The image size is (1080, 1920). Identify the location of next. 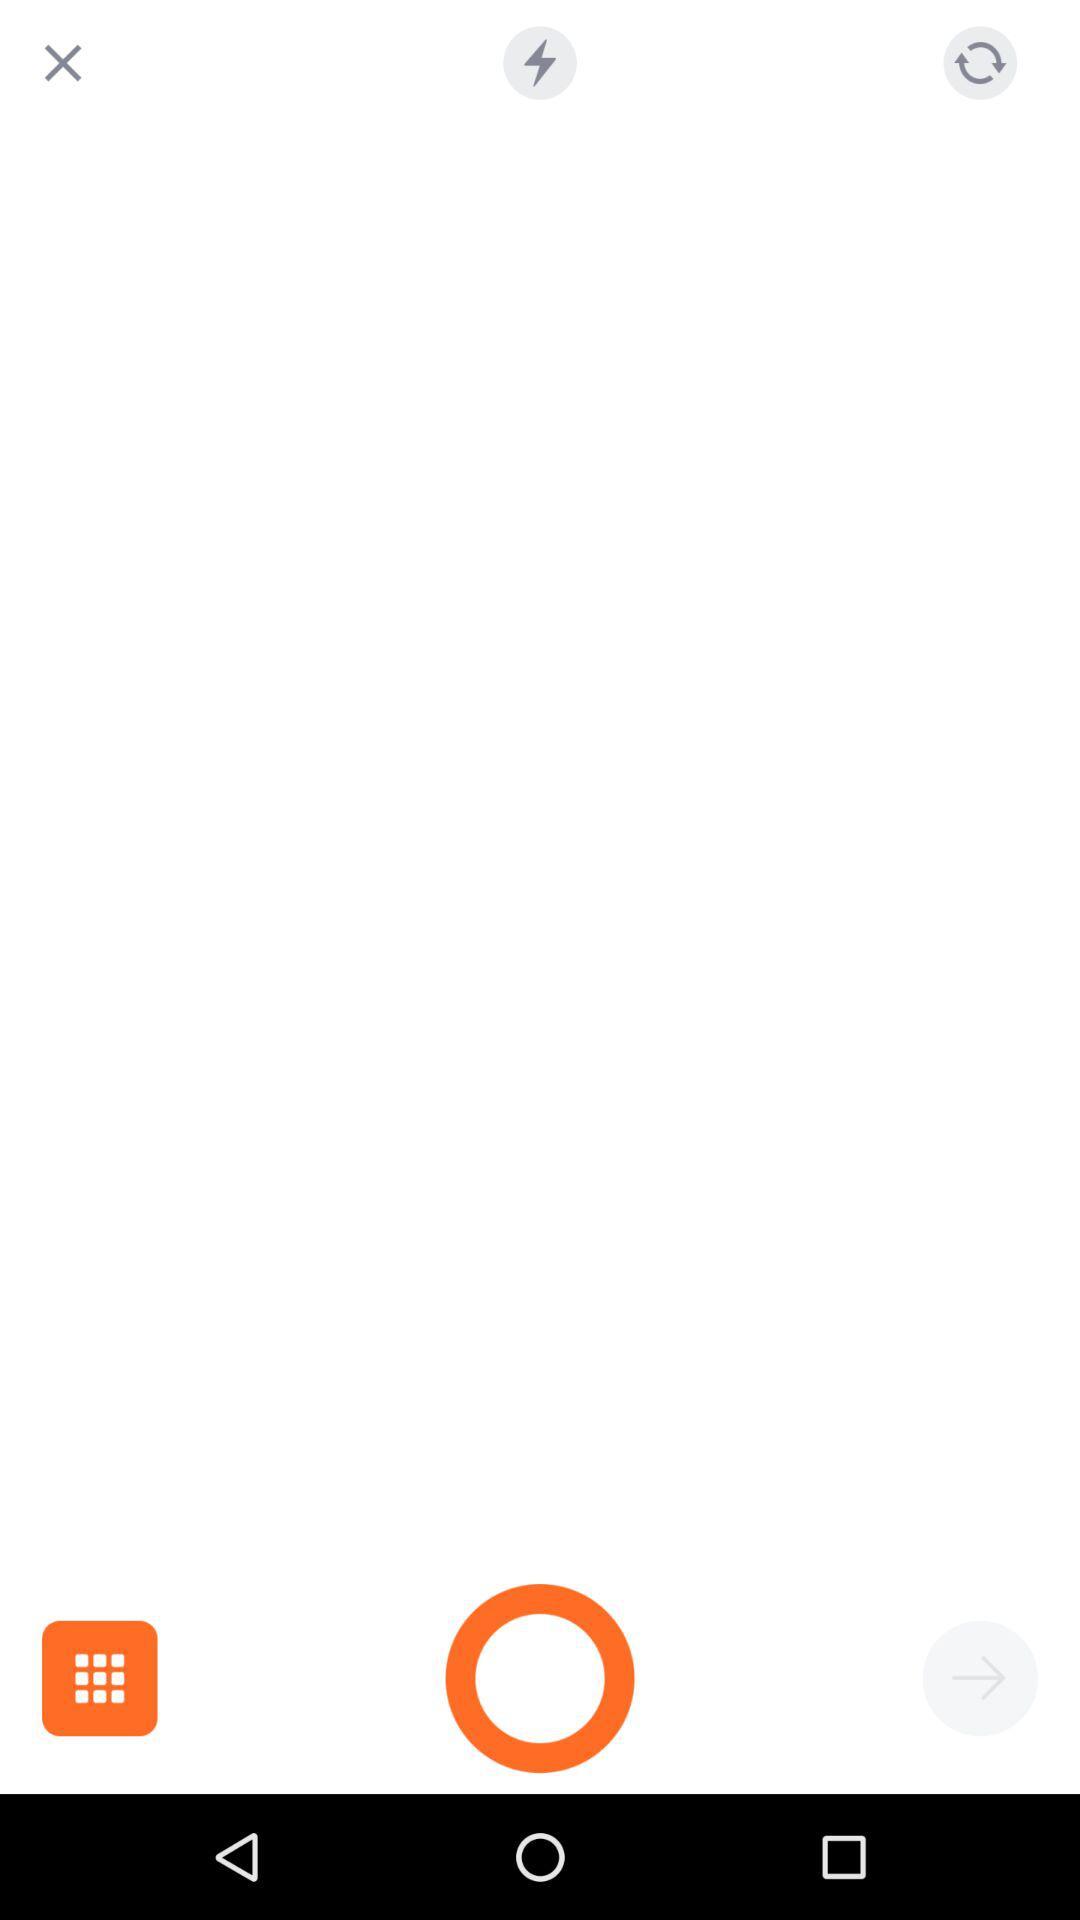
(979, 1678).